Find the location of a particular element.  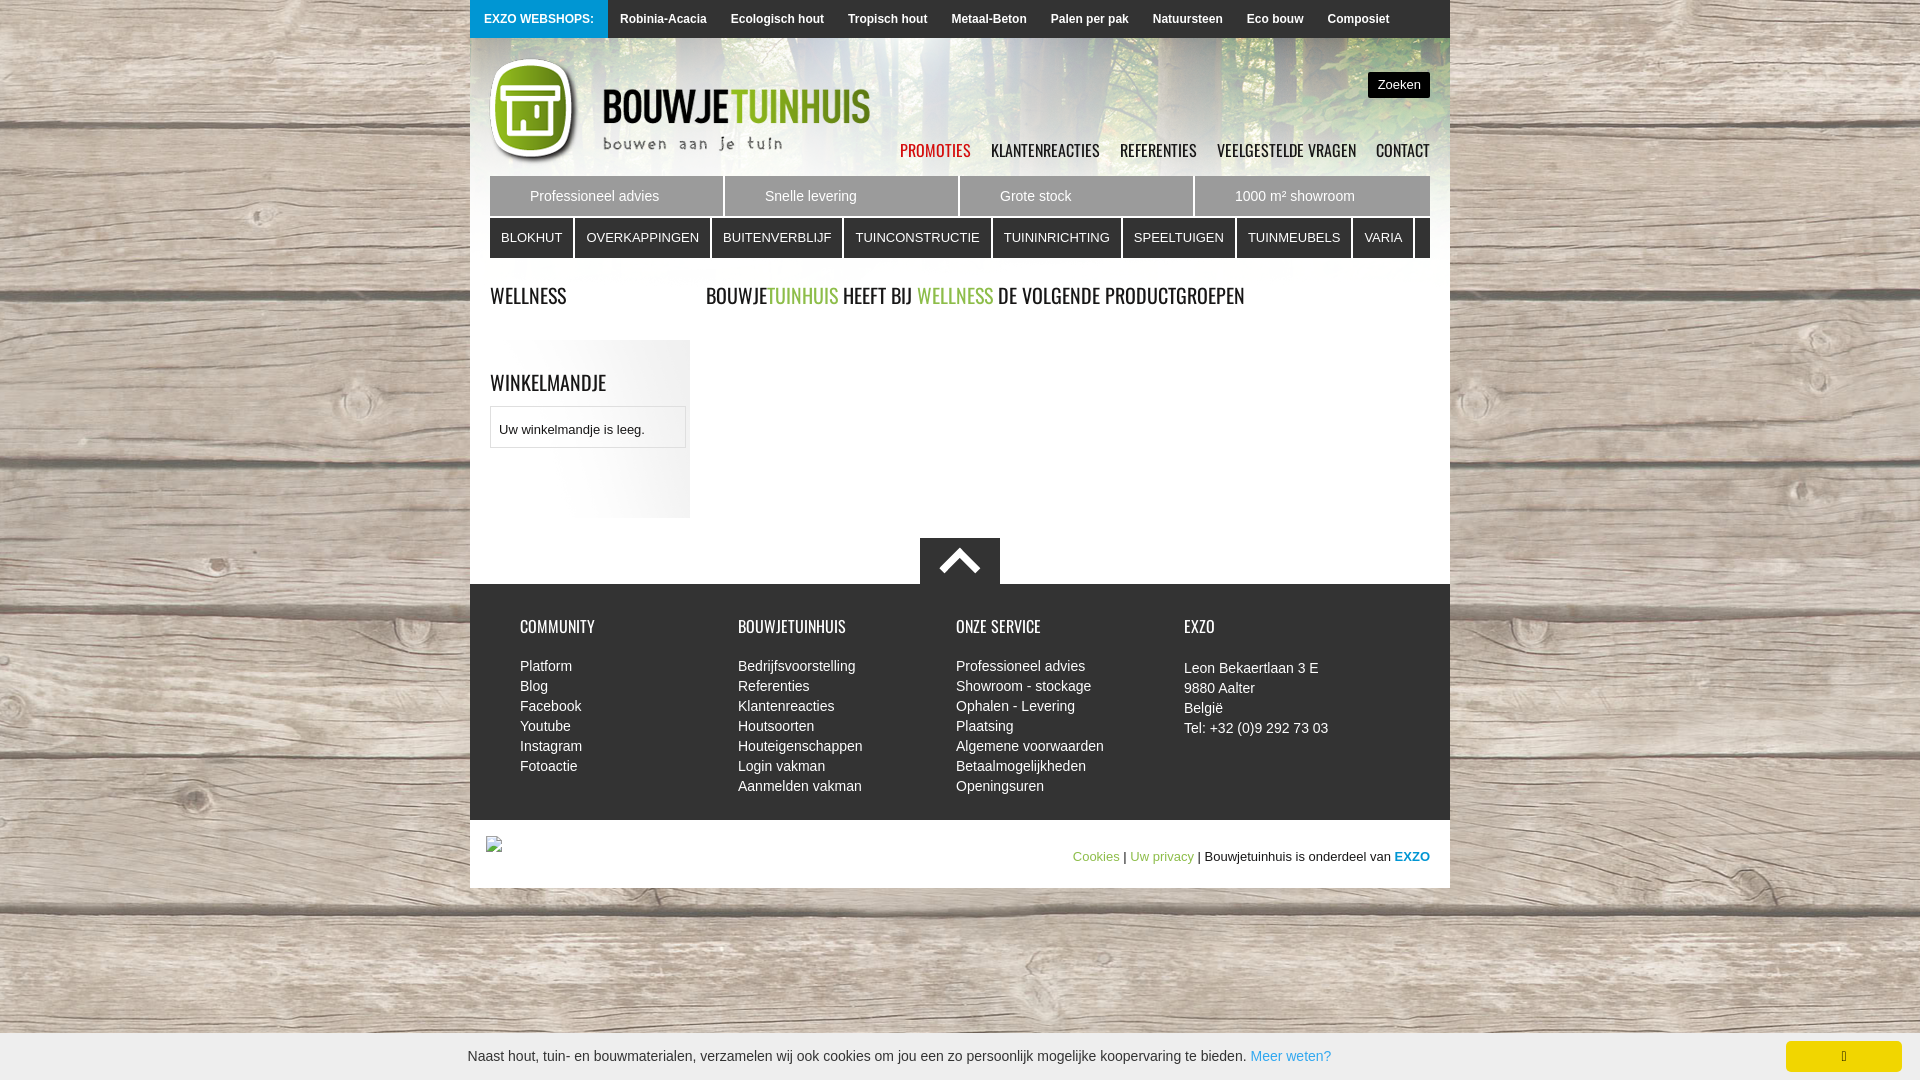

'Zoeken' is located at coordinates (1367, 83).